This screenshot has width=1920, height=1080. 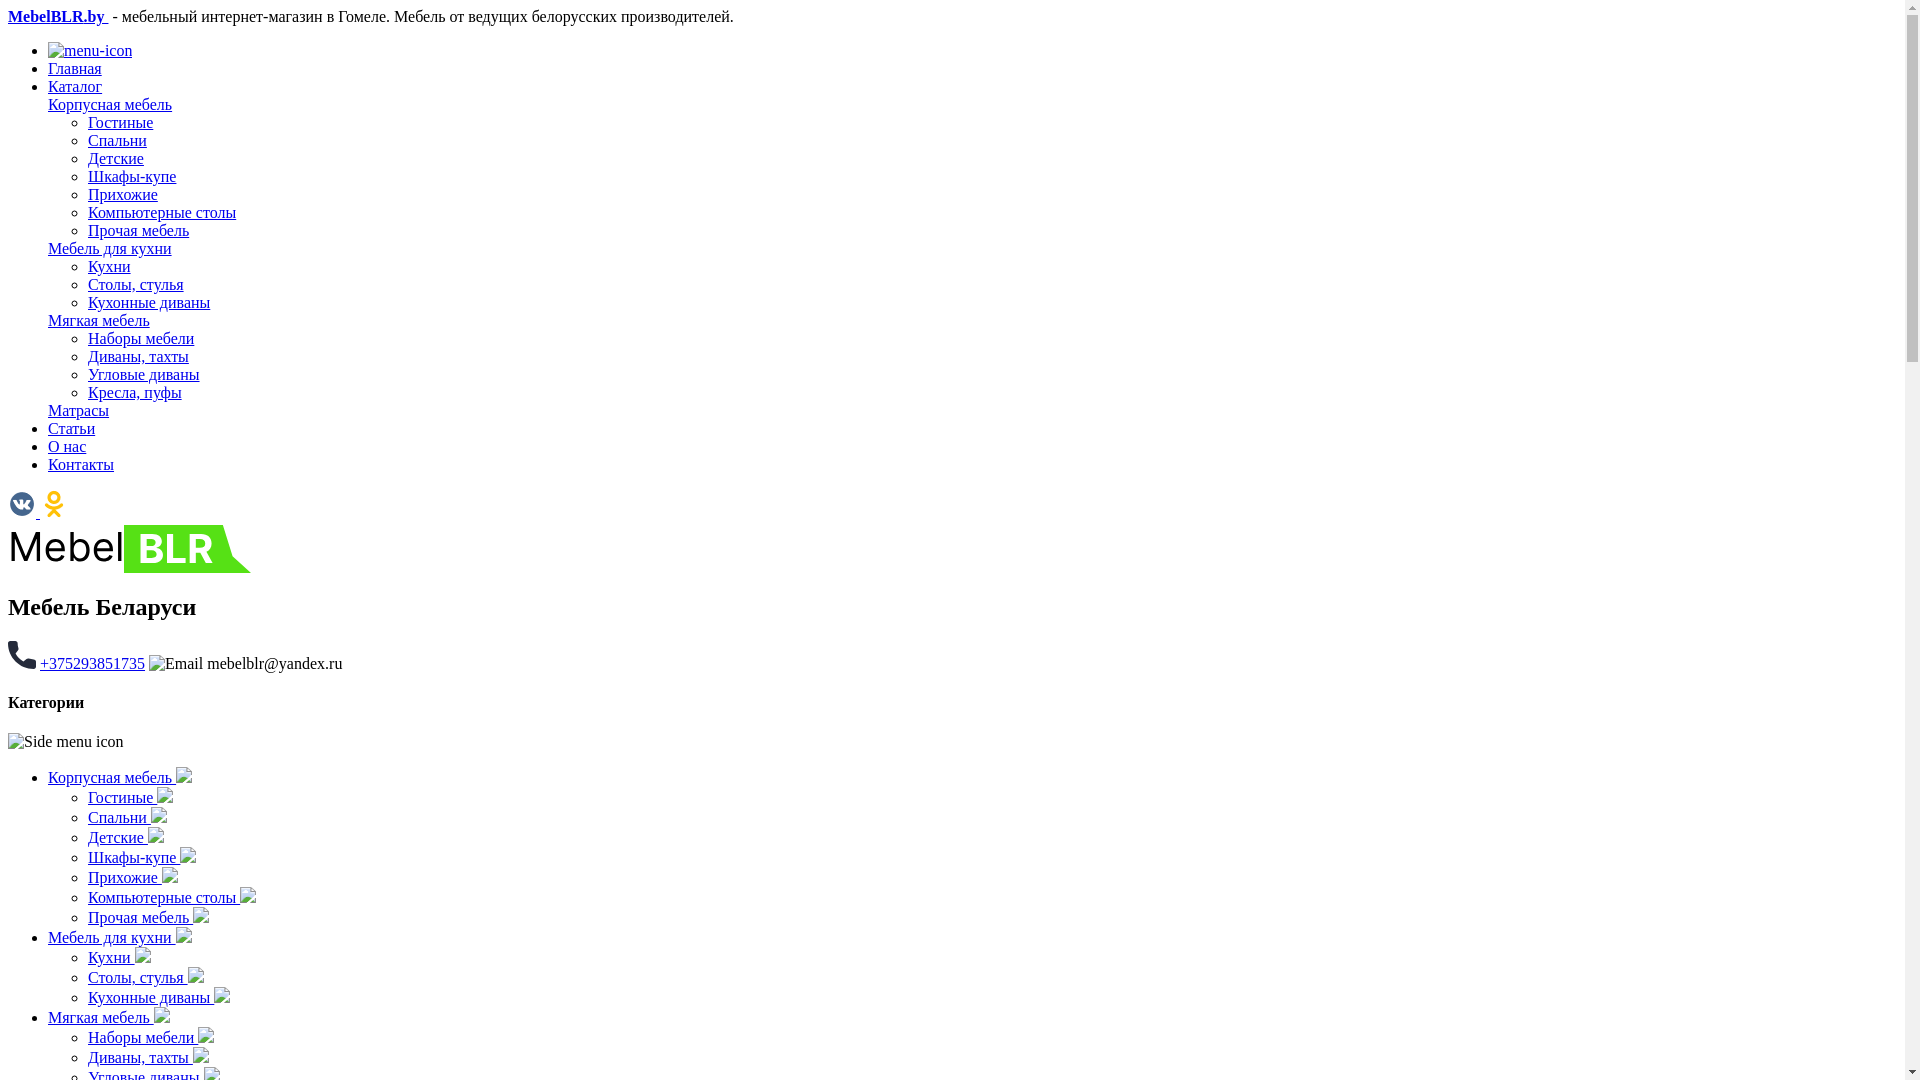 I want to click on 'MebelBLR.by', so click(x=57, y=16).